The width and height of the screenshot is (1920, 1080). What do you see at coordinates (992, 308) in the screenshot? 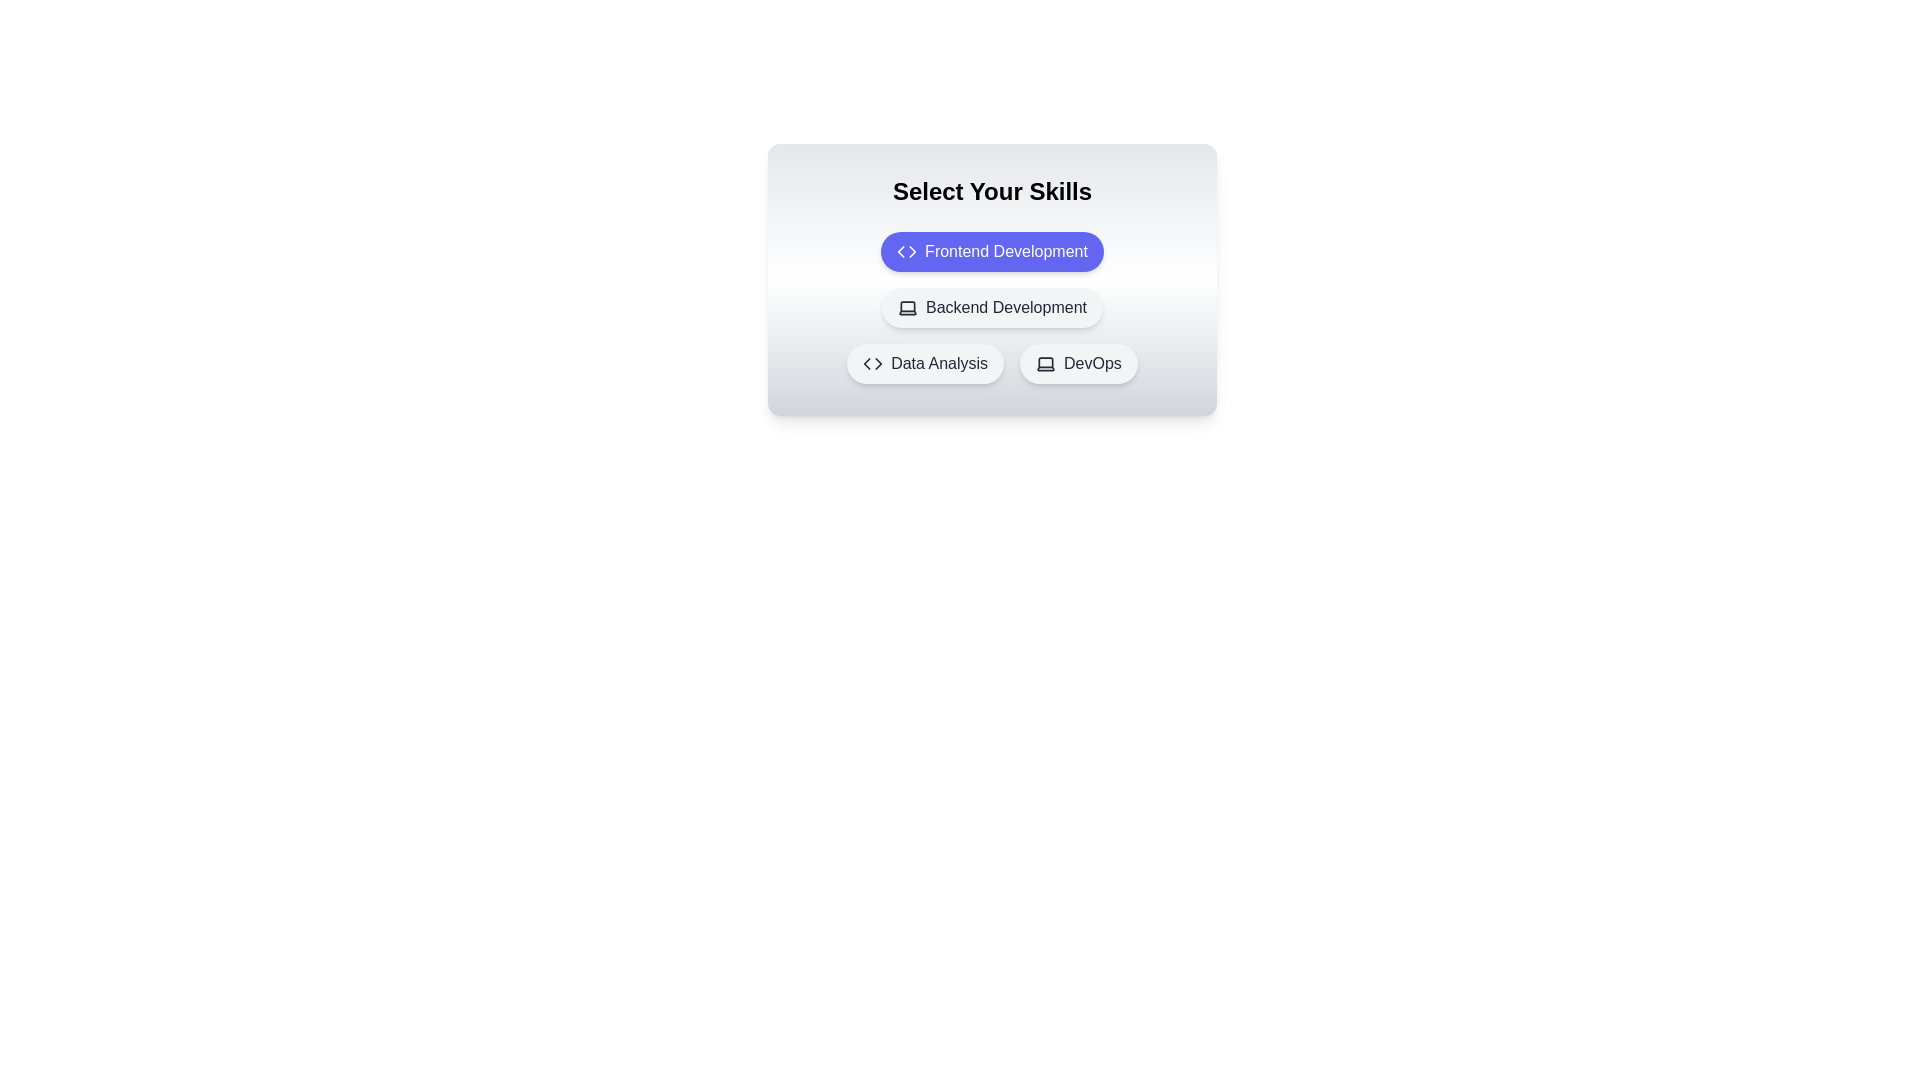
I see `the skill chip labeled Backend Development` at bounding box center [992, 308].